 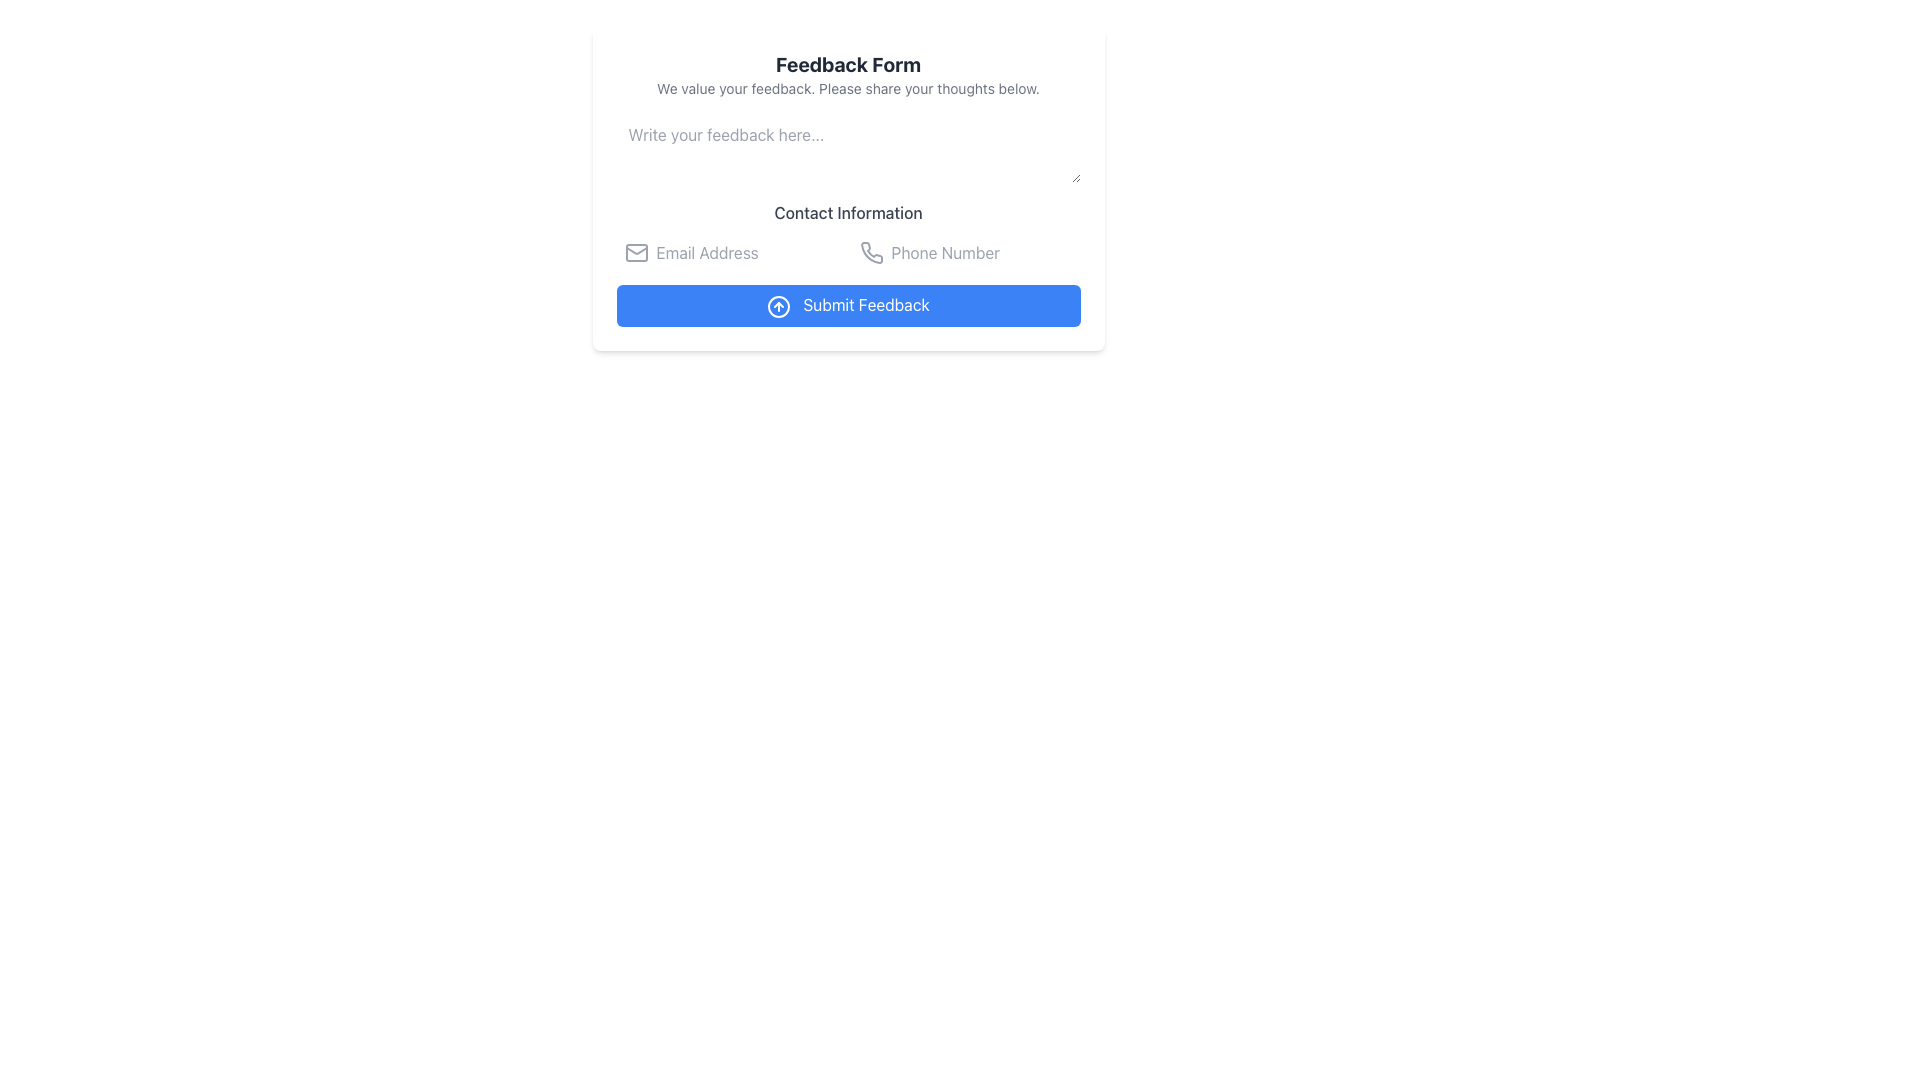 What do you see at coordinates (963, 252) in the screenshot?
I see `the Phone Number input field, which is a rectangular input field with a light border and rounded corners` at bounding box center [963, 252].